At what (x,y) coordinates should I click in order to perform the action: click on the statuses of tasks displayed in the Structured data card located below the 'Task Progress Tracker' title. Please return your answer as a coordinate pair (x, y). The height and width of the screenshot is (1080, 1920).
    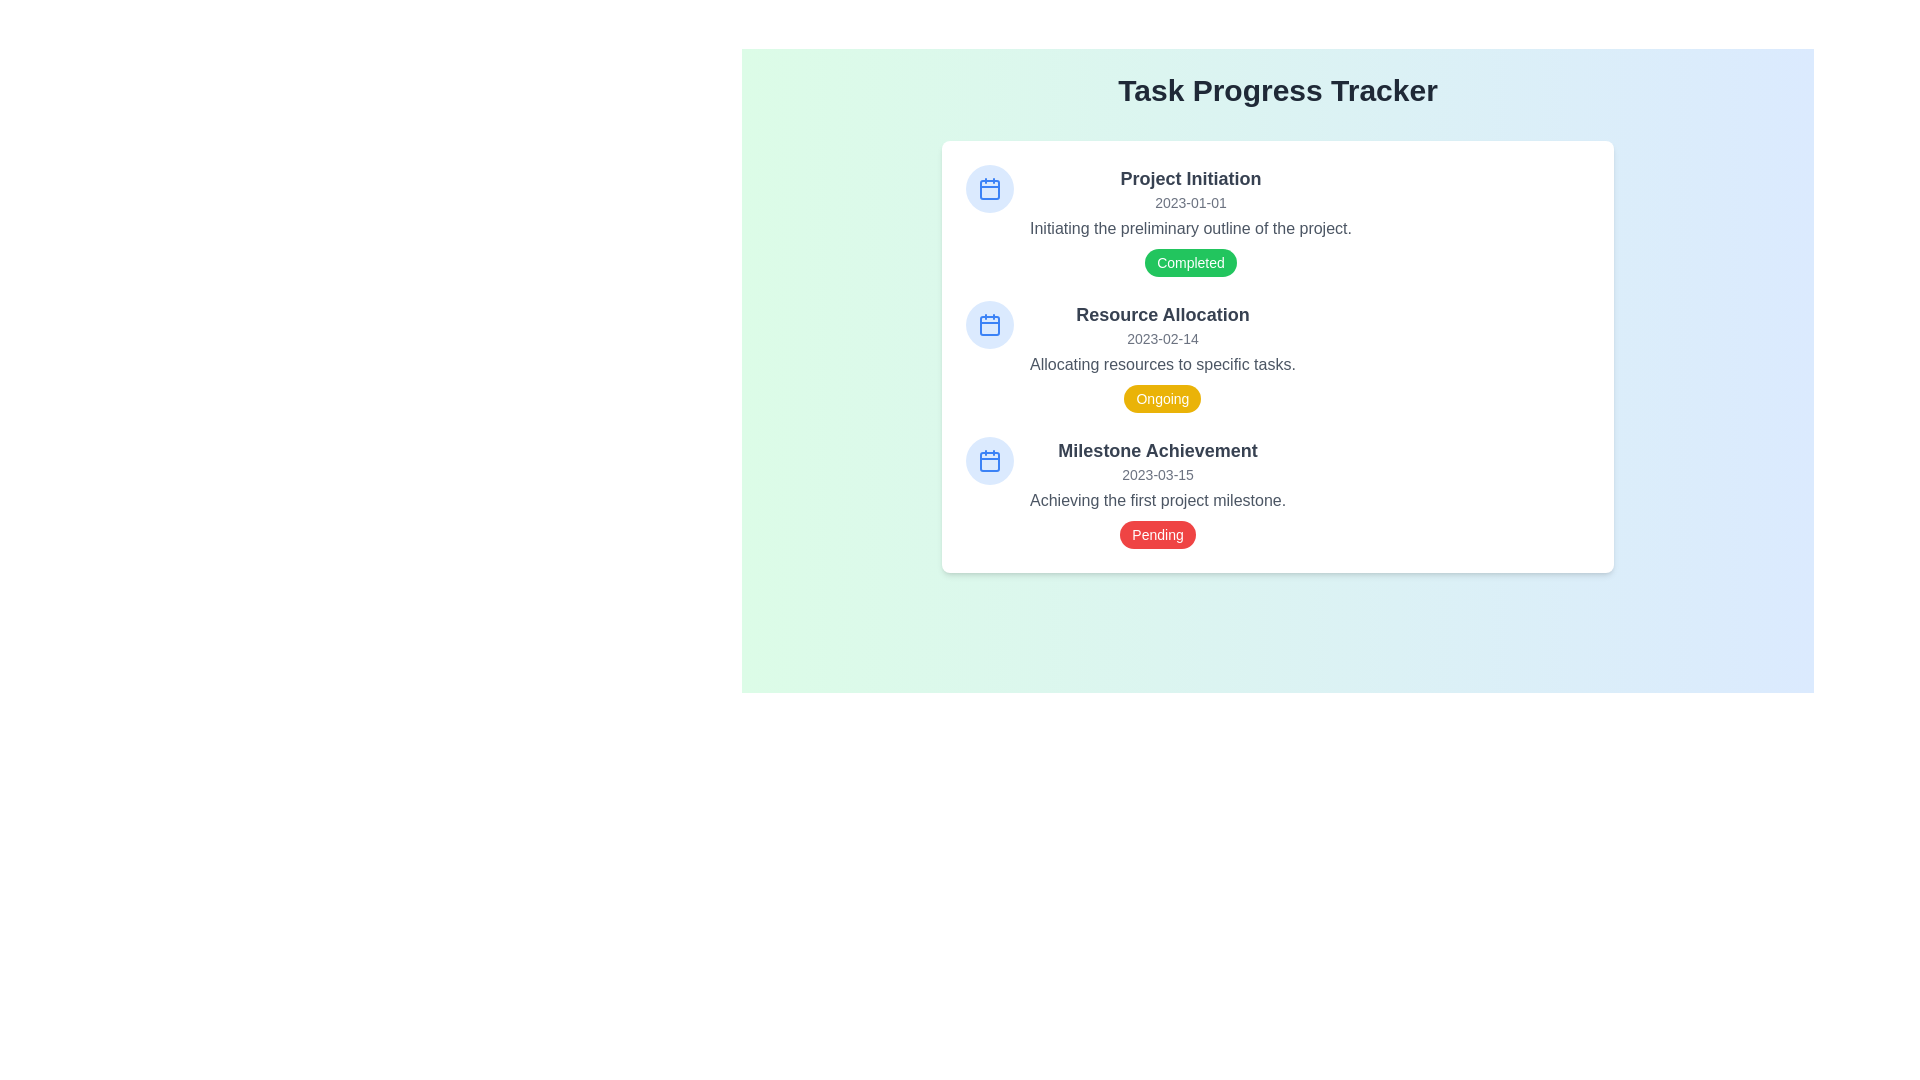
    Looking at the image, I should click on (1276, 356).